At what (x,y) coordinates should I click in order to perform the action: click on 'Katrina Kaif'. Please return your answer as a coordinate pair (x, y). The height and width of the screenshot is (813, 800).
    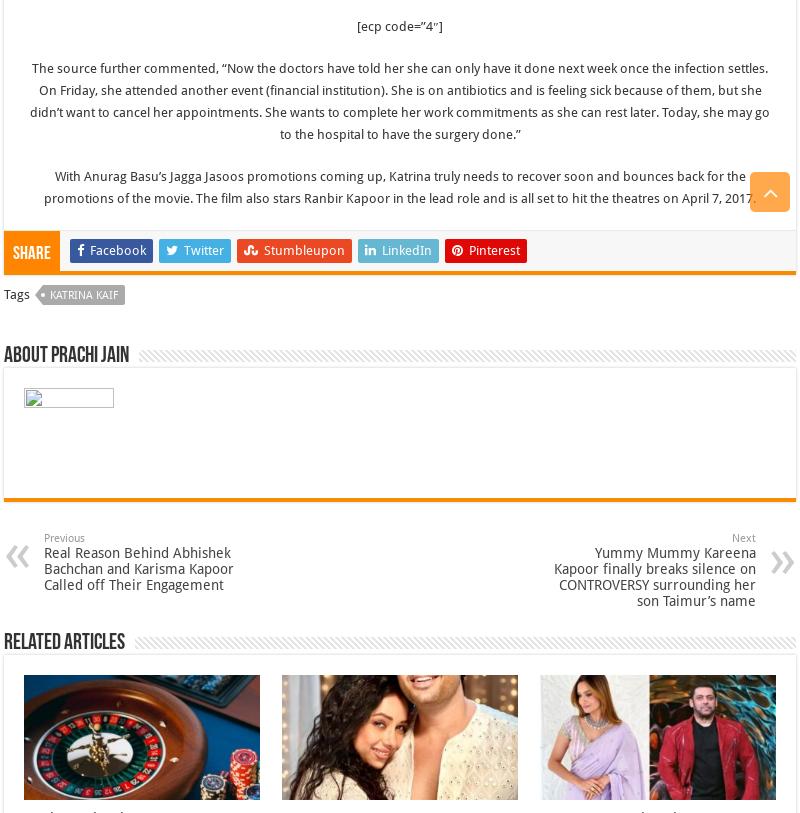
    Looking at the image, I should click on (84, 293).